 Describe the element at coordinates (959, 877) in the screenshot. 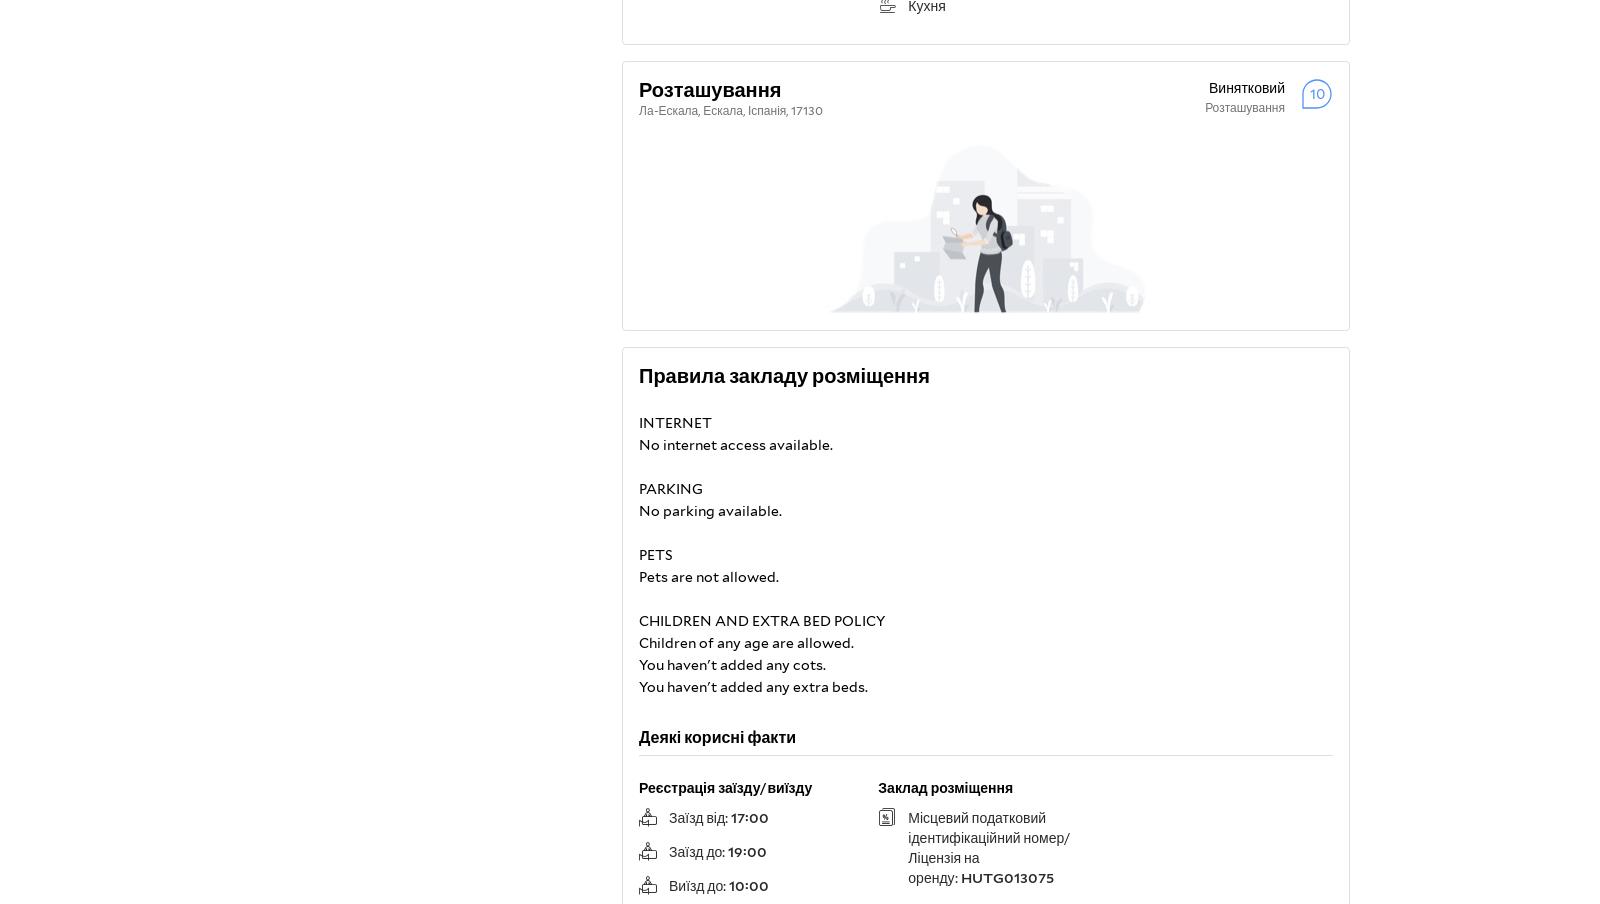

I see `'HUTG013075'` at that location.